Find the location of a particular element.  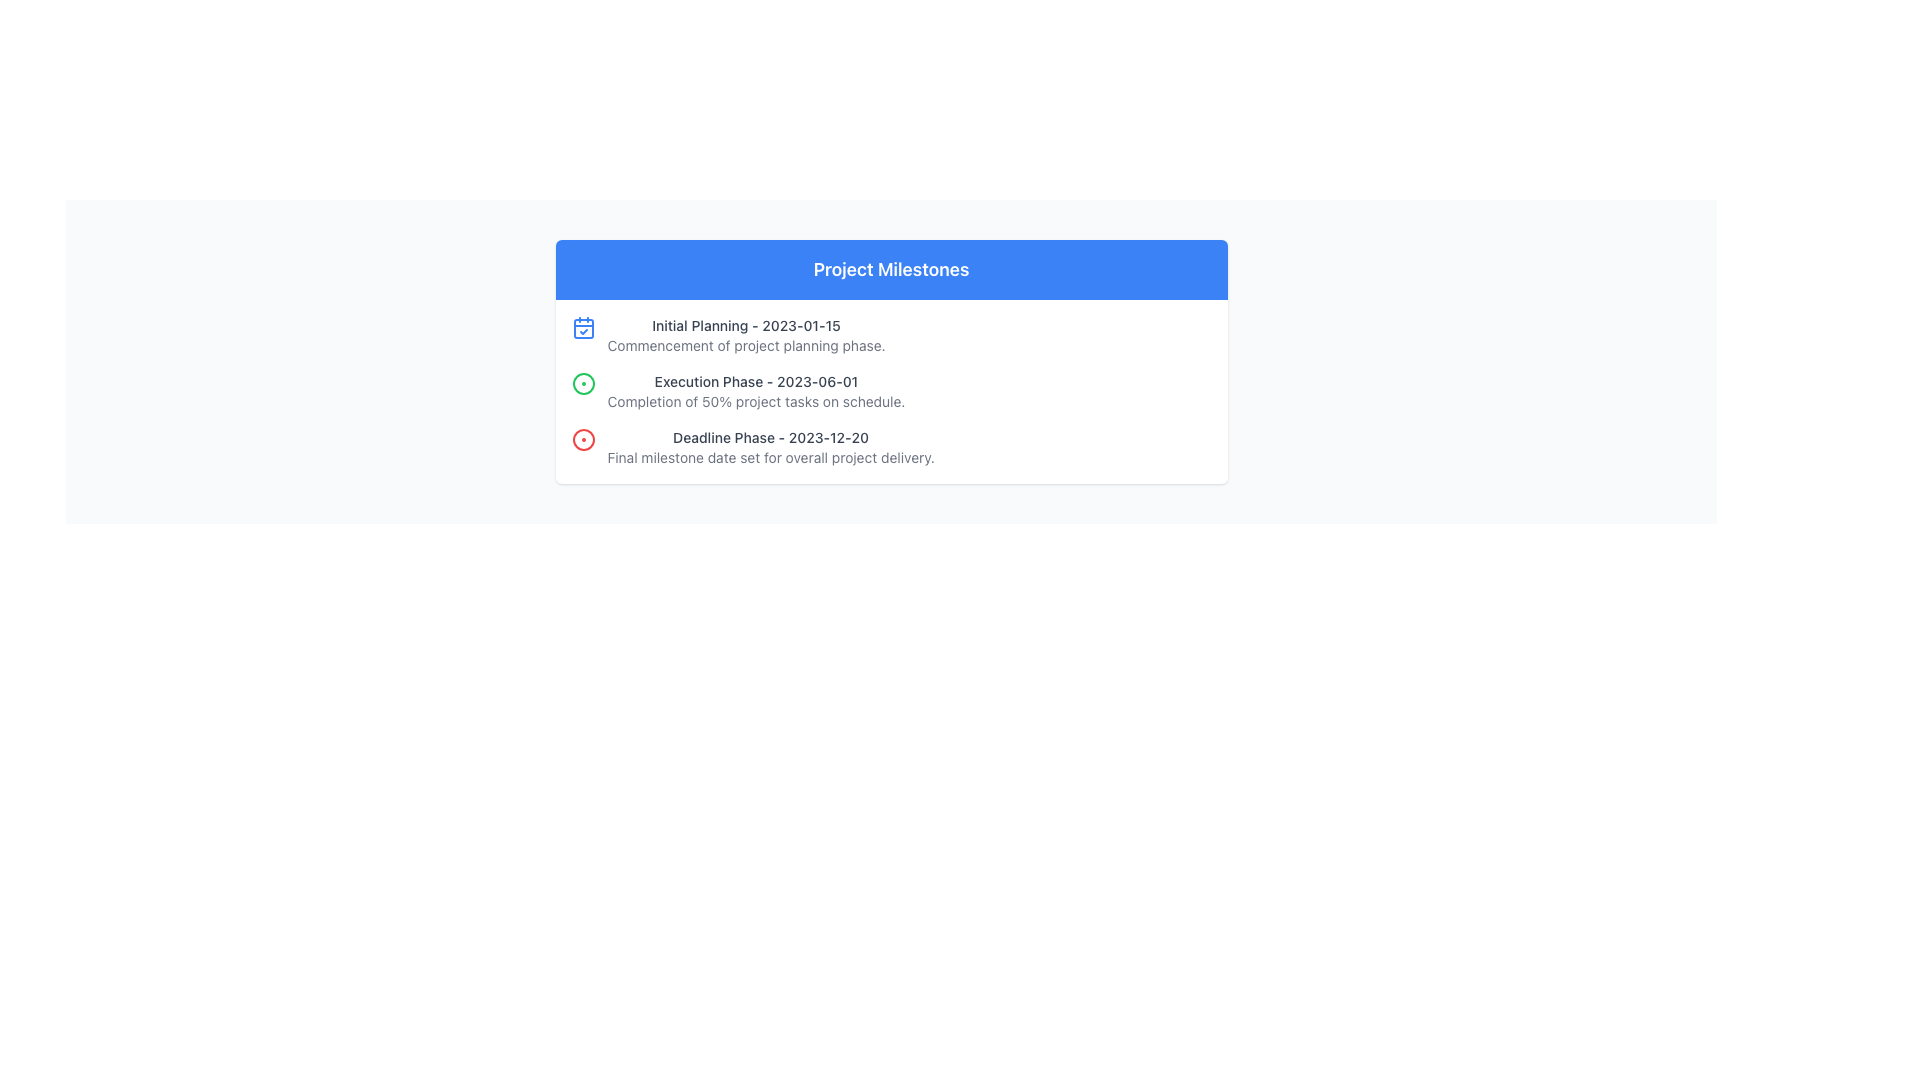

milestone title text label located at the center of the 'Project Milestones' section, which indicates the final phase and its corresponding date is located at coordinates (770, 437).